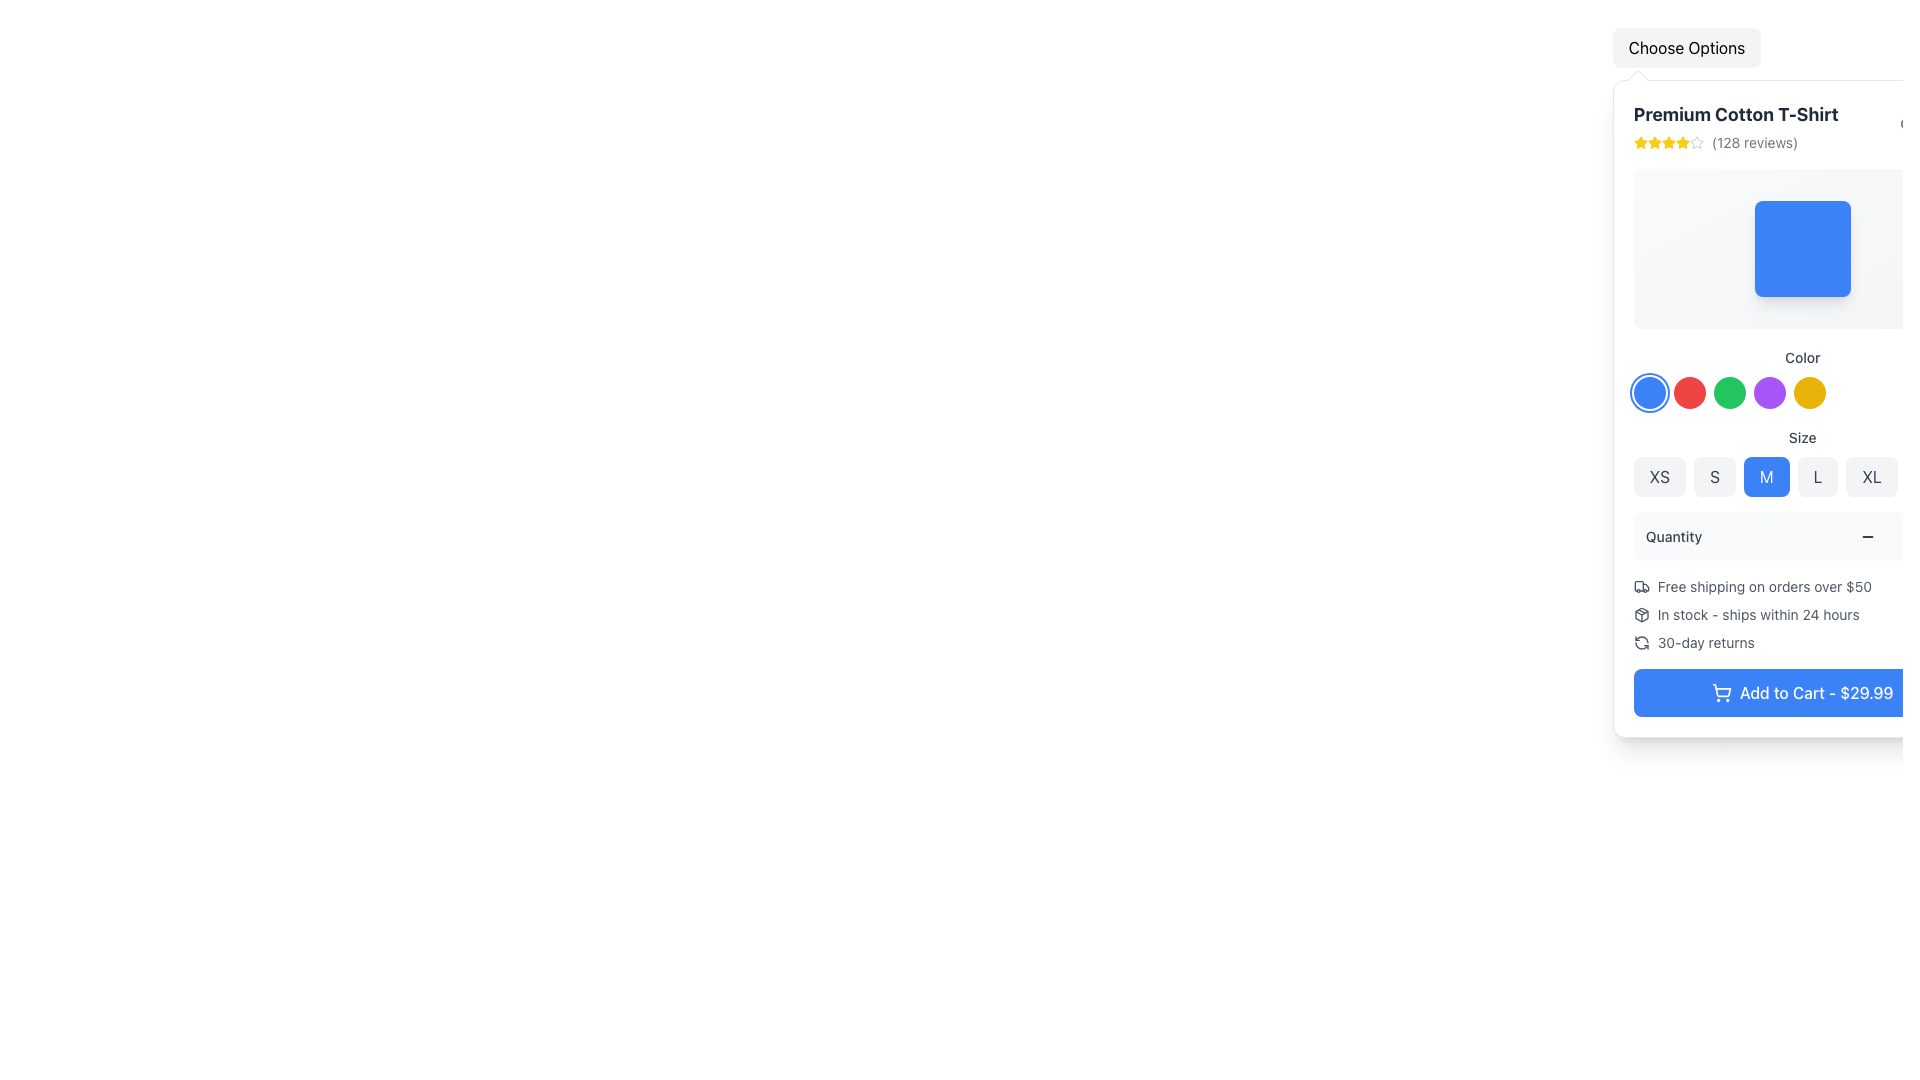  Describe the element at coordinates (1802, 356) in the screenshot. I see `the static text element that labels the section for selecting colors associated with the product, located on the right panel above the circular color selectors` at that location.